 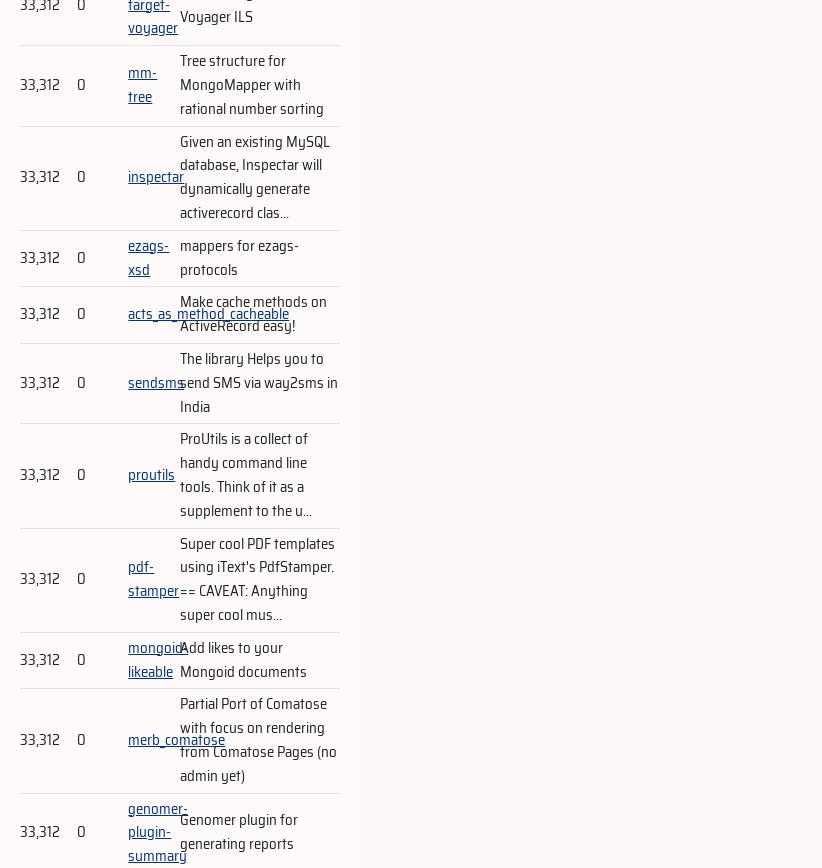 What do you see at coordinates (127, 579) in the screenshot?
I see `'pdf-stamper'` at bounding box center [127, 579].